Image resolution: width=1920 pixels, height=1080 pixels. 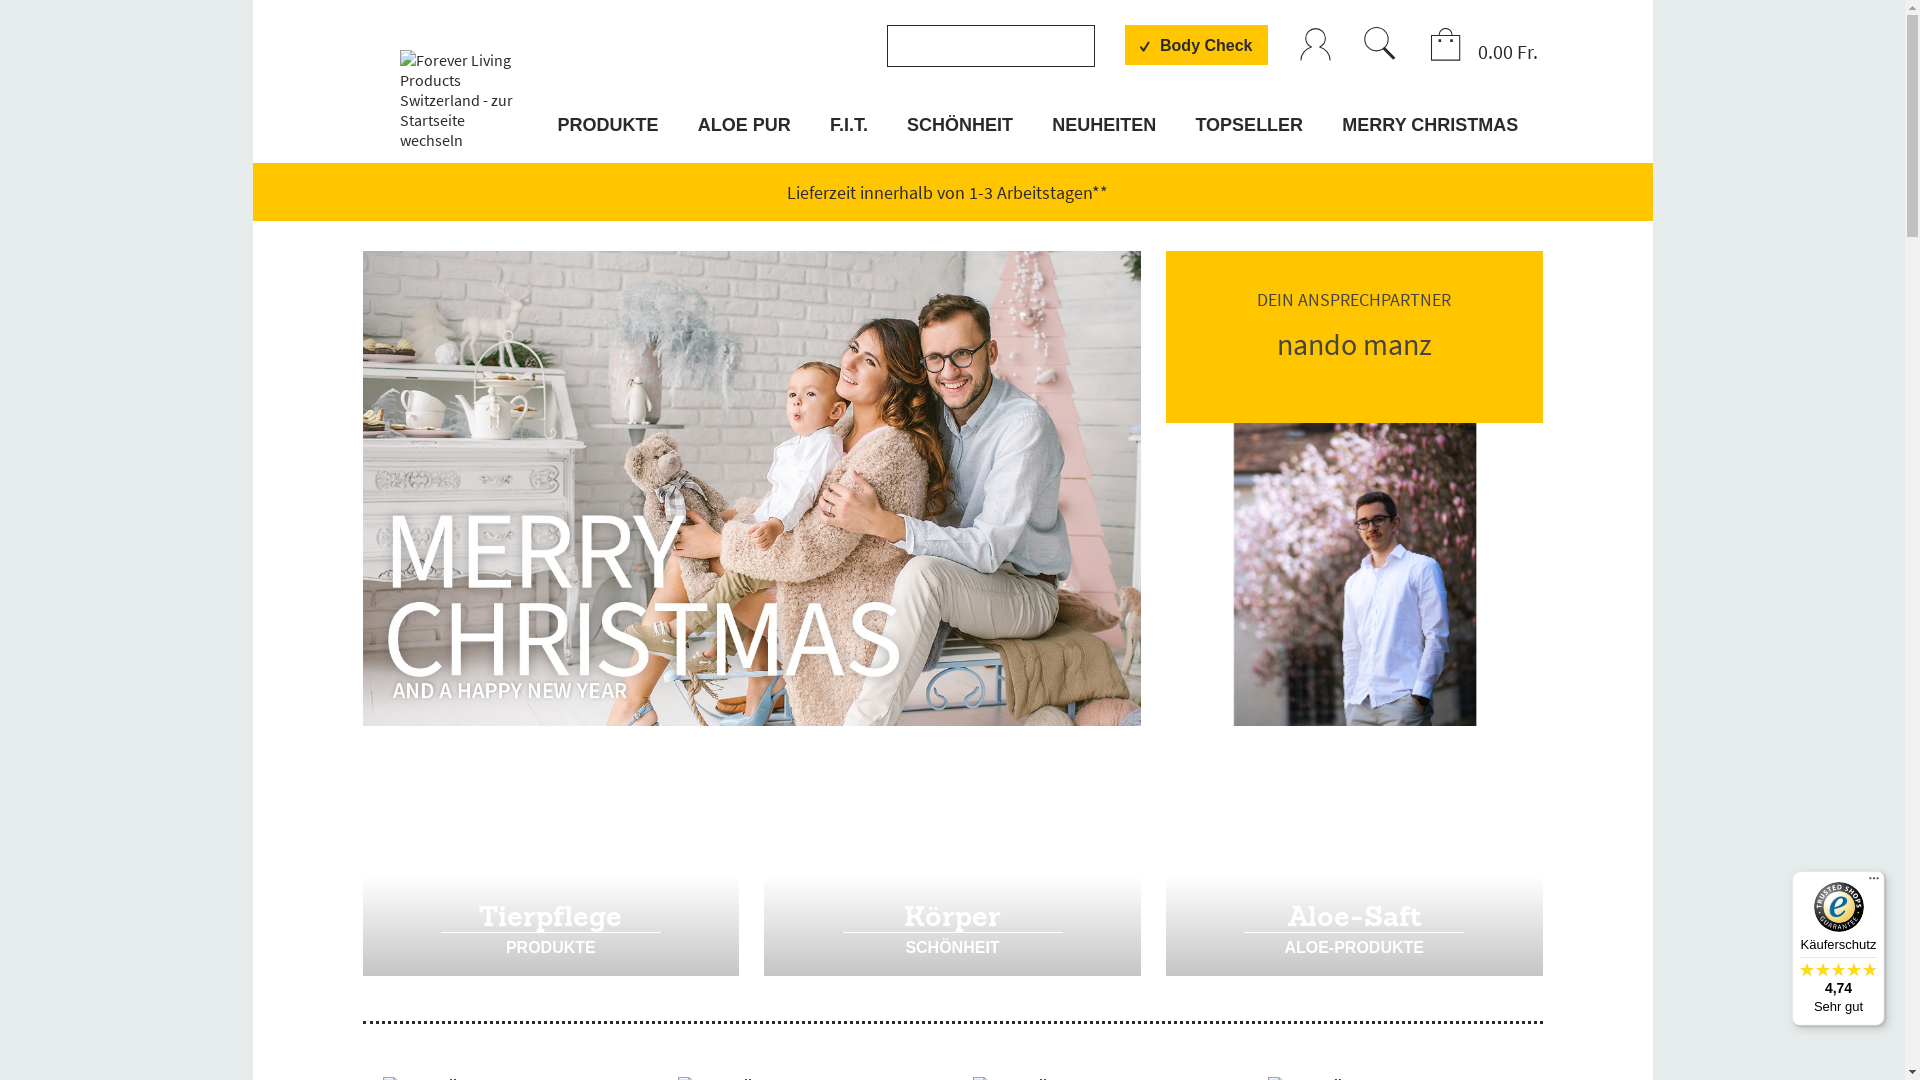 I want to click on 'Mein Konto', so click(x=1315, y=45).